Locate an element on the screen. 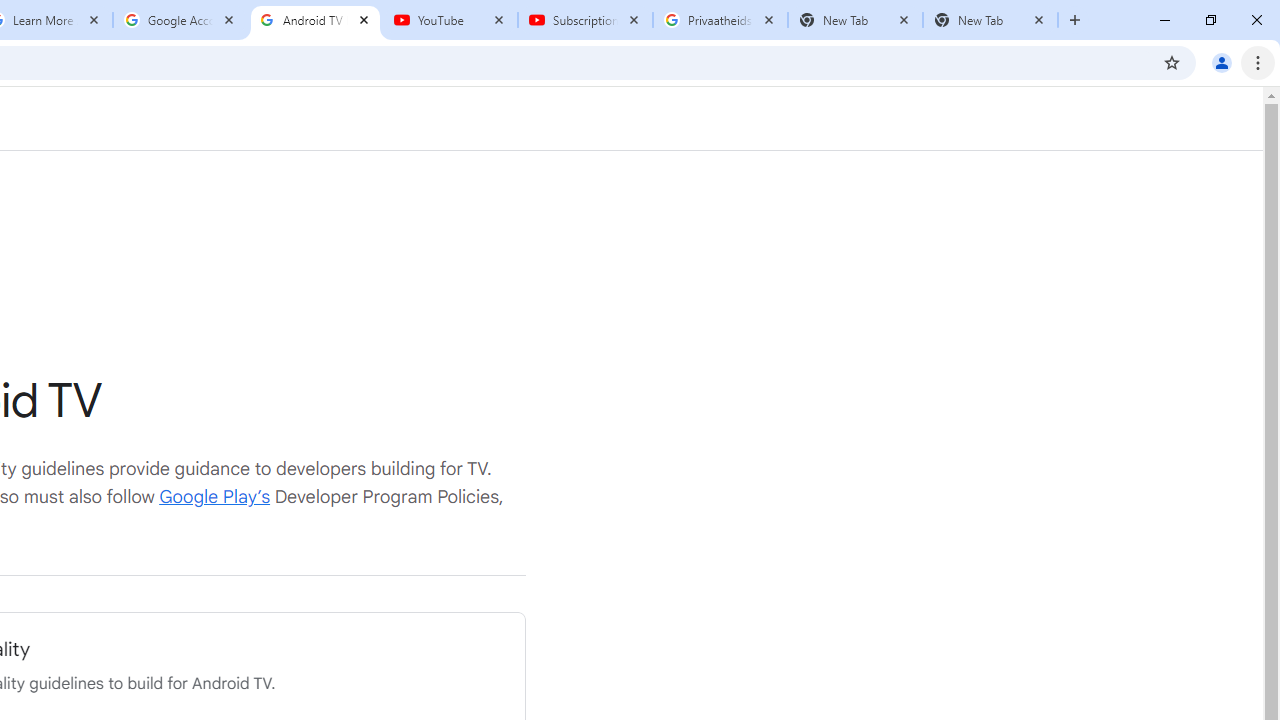 This screenshot has width=1280, height=720. 'Subscriptions - YouTube' is located at coordinates (584, 20).